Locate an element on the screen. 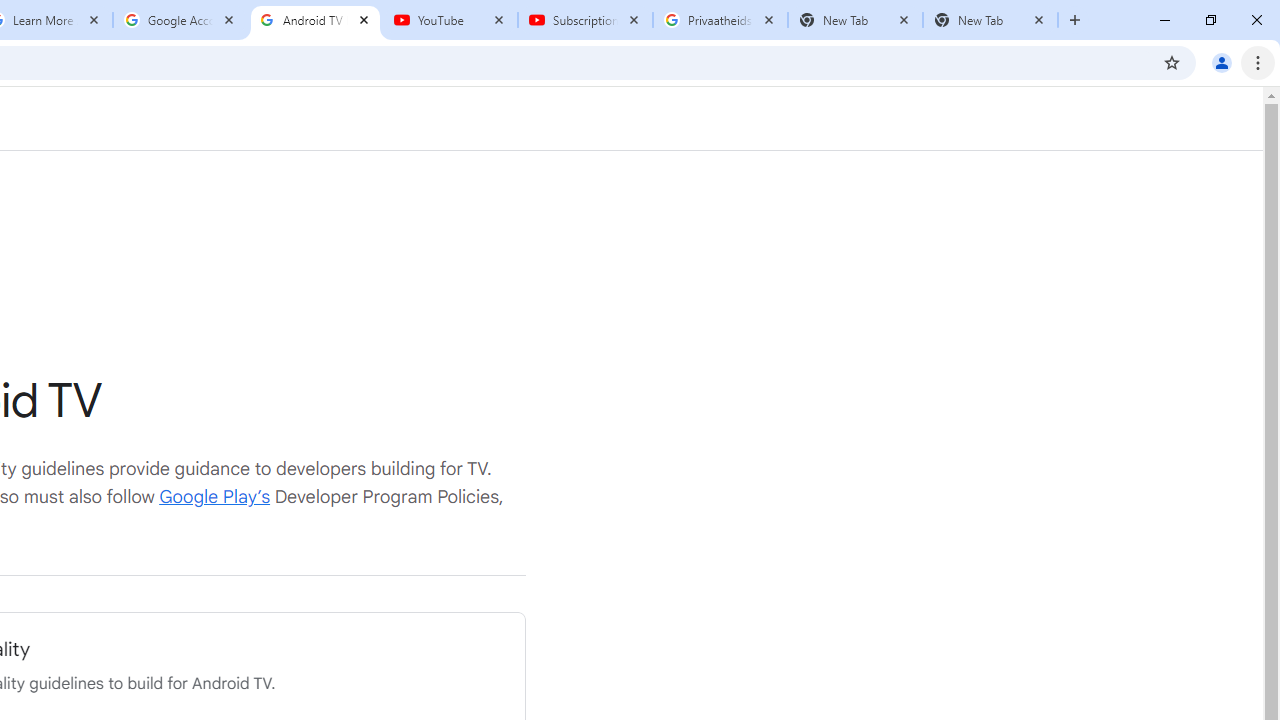 This screenshot has width=1280, height=720. 'Subscriptions - YouTube' is located at coordinates (584, 20).